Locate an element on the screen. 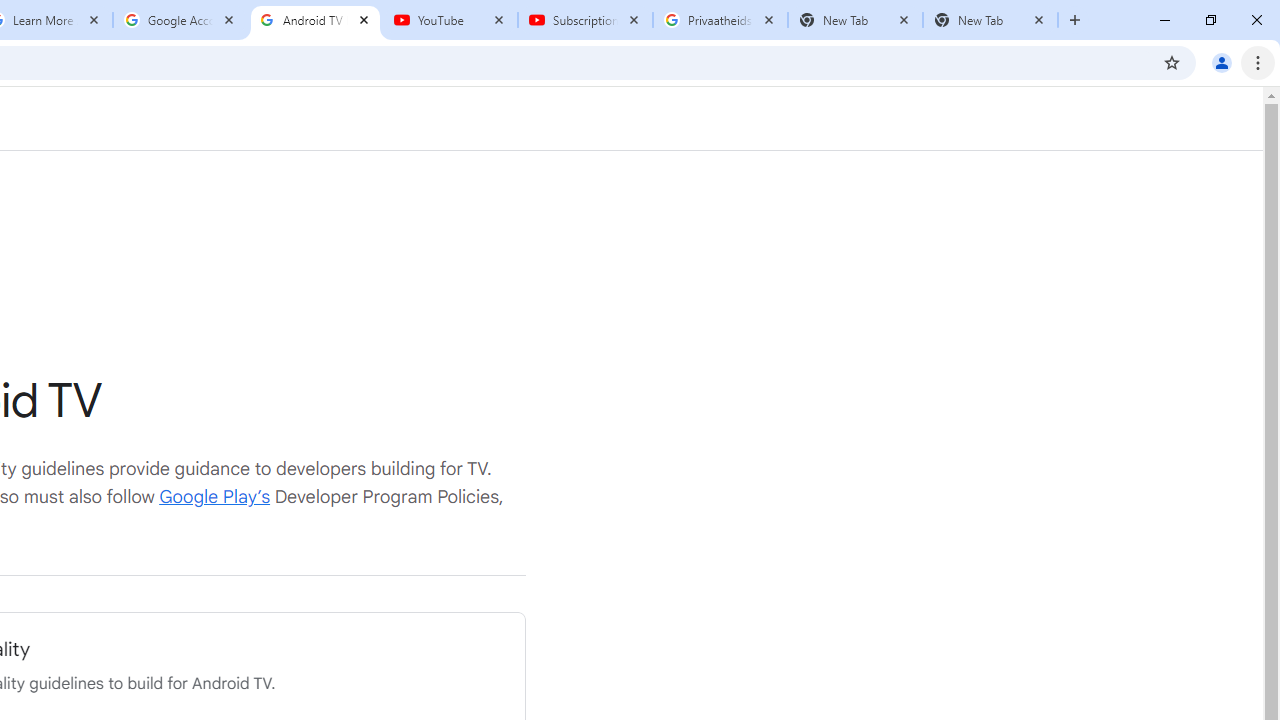 This screenshot has width=1280, height=720. 'Subscriptions - YouTube' is located at coordinates (584, 20).